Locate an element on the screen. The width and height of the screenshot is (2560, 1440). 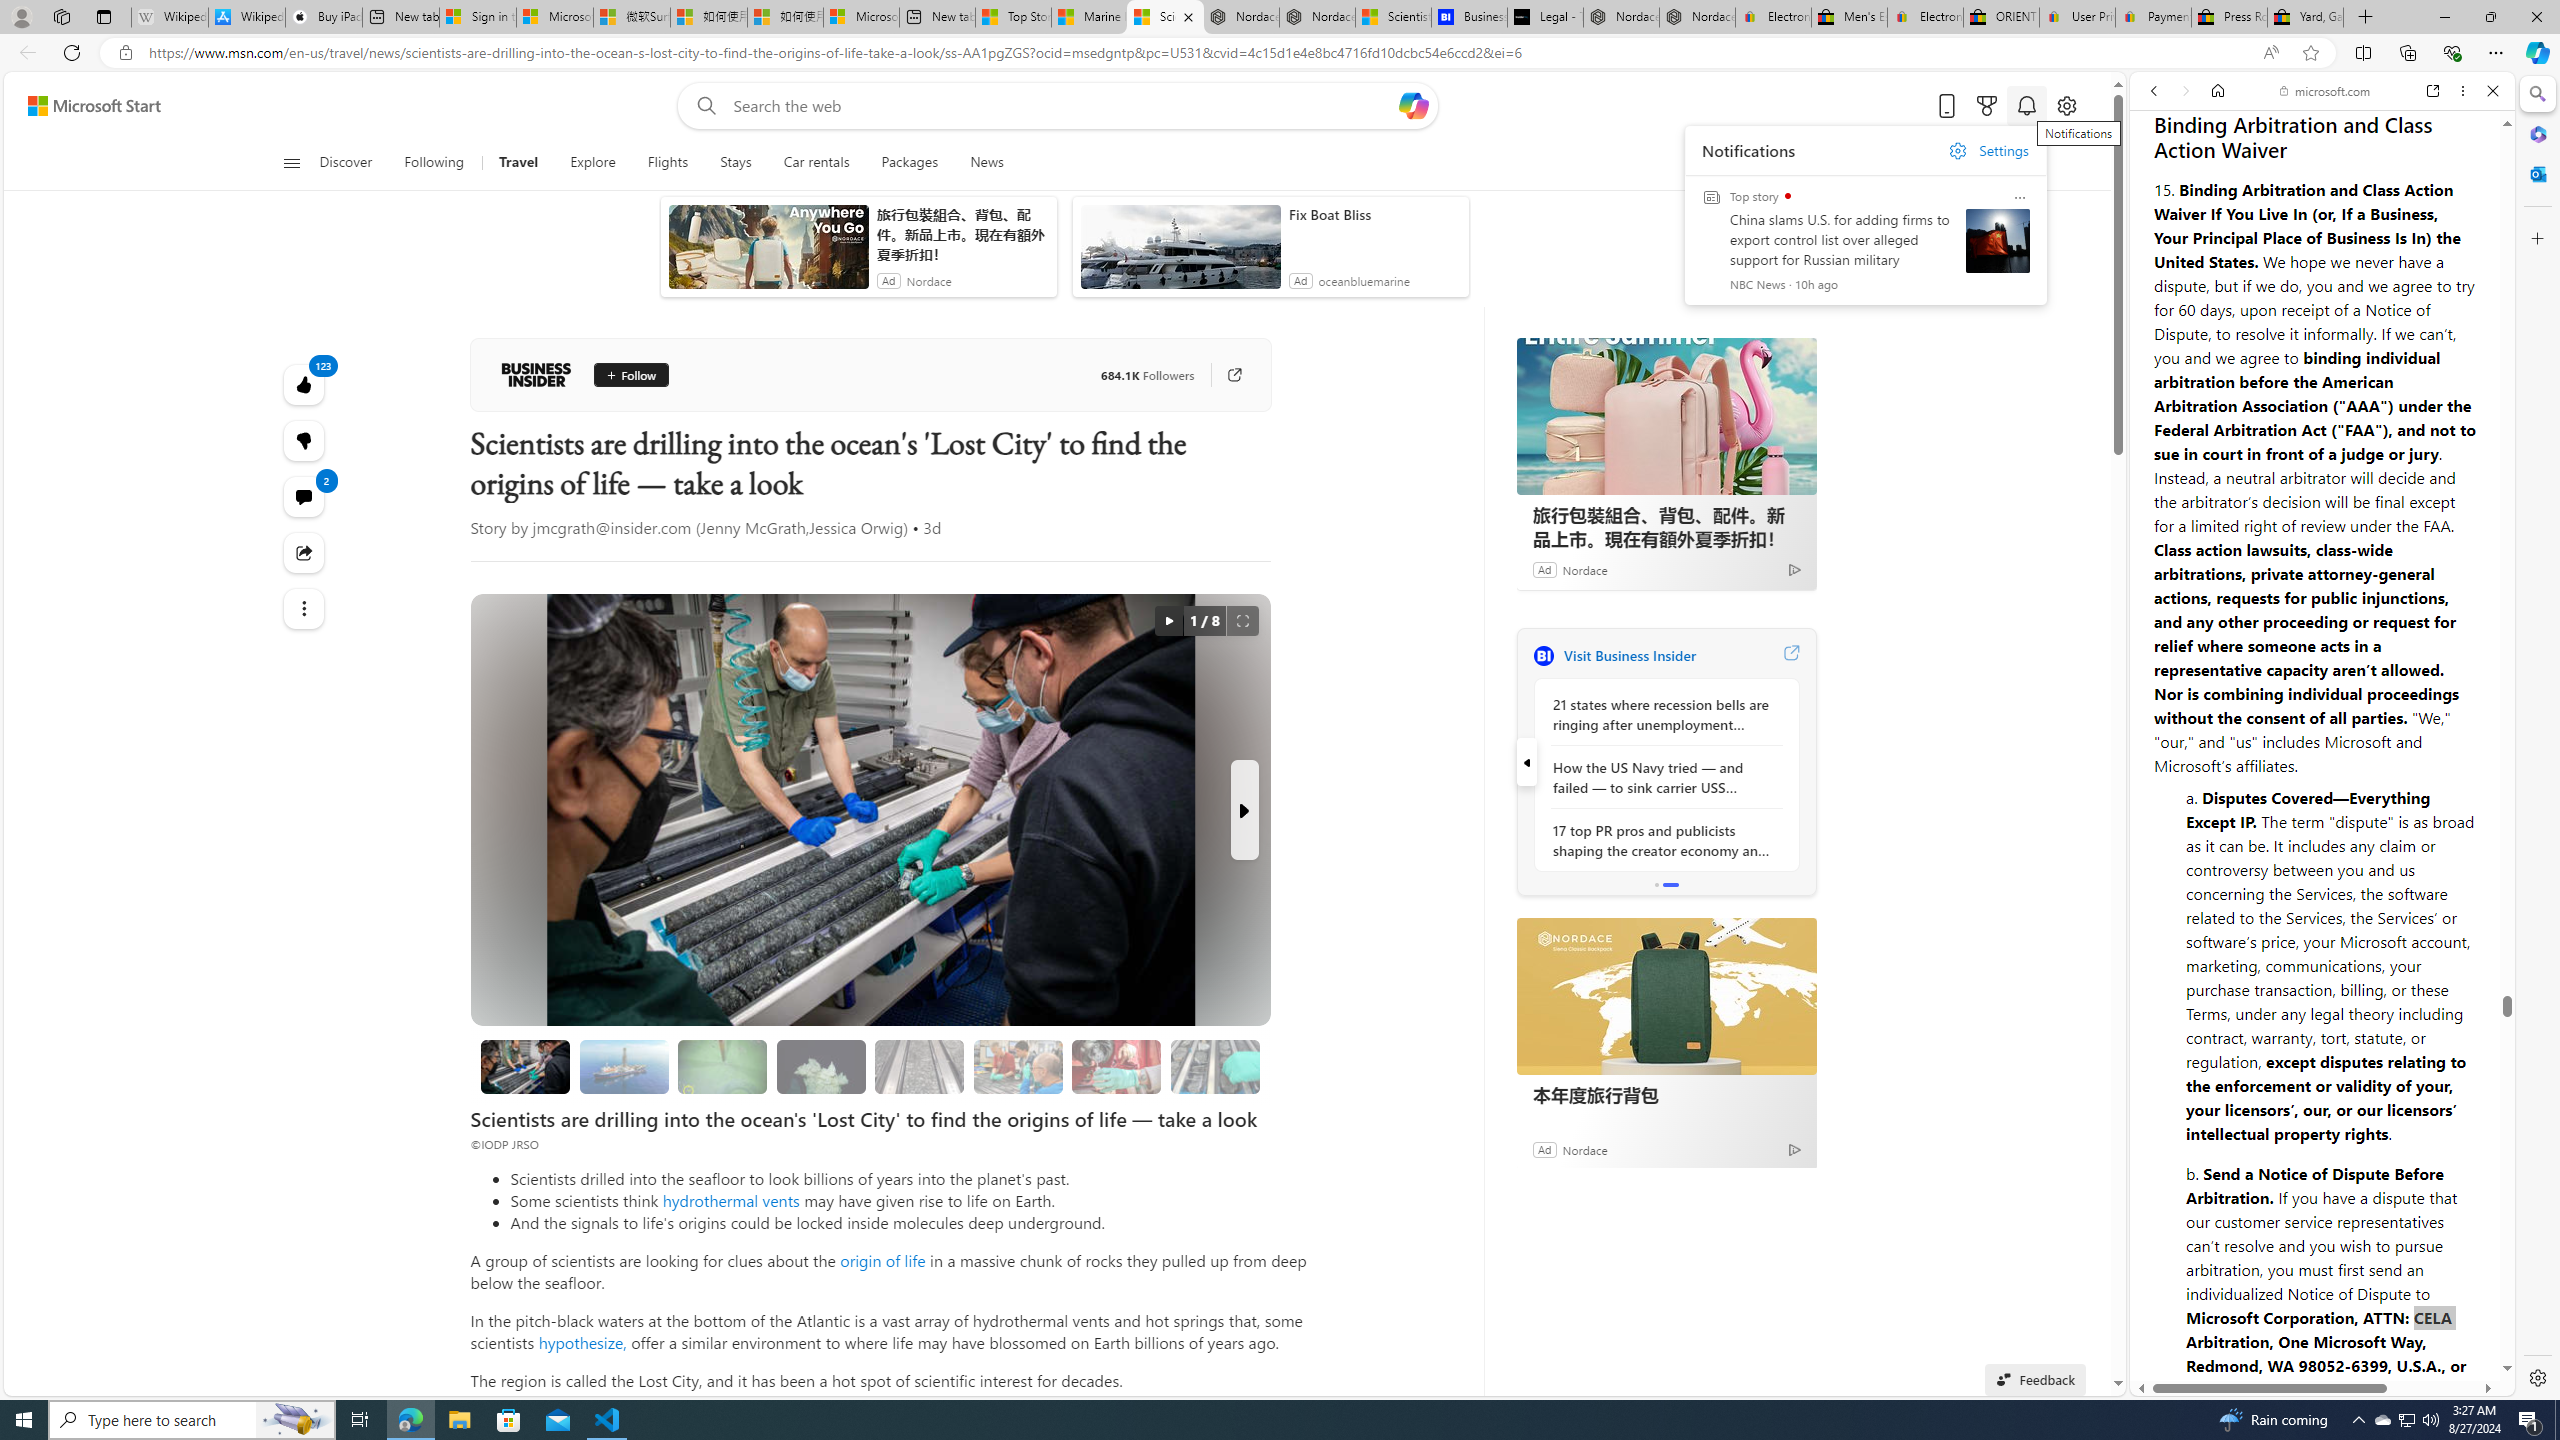
'Yard, Garden & Outdoor Living' is located at coordinates (2304, 16).